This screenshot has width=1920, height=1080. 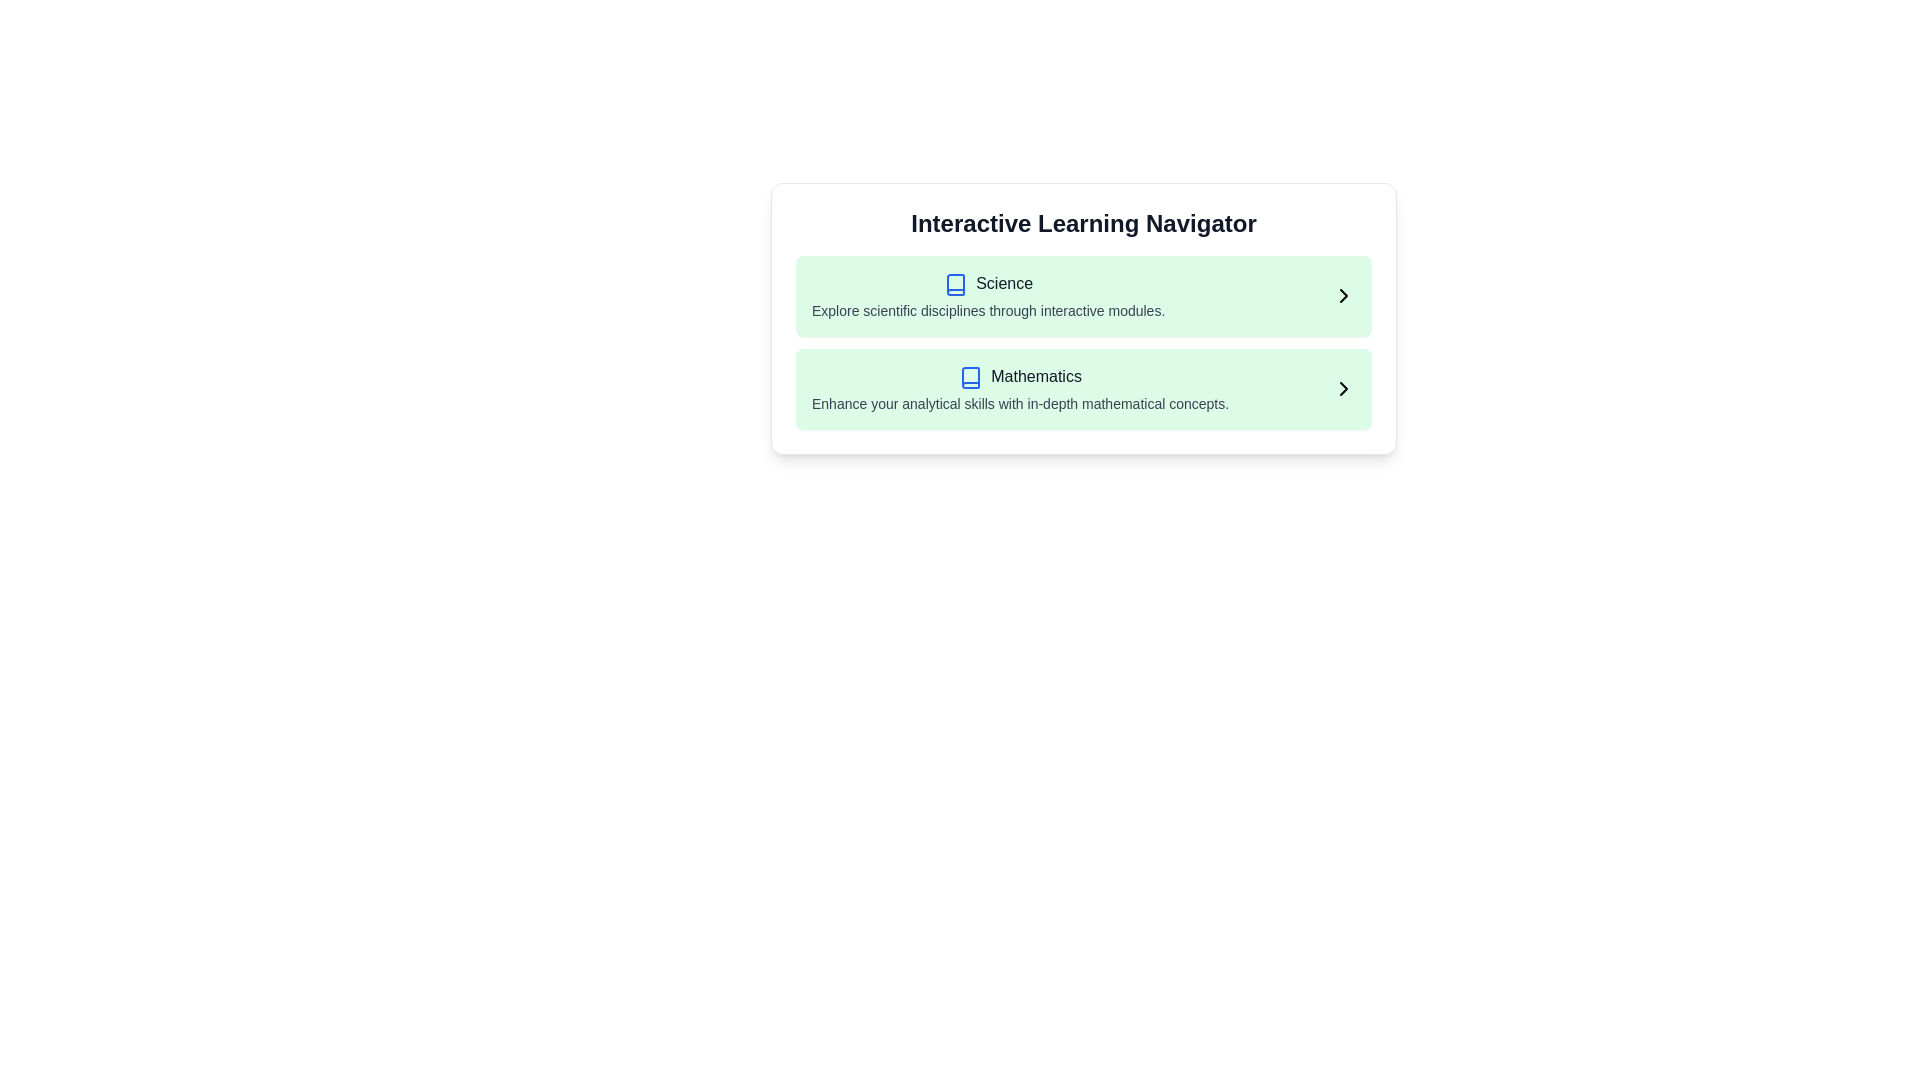 What do you see at coordinates (955, 284) in the screenshot?
I see `the small graphical icon resembling a book` at bounding box center [955, 284].